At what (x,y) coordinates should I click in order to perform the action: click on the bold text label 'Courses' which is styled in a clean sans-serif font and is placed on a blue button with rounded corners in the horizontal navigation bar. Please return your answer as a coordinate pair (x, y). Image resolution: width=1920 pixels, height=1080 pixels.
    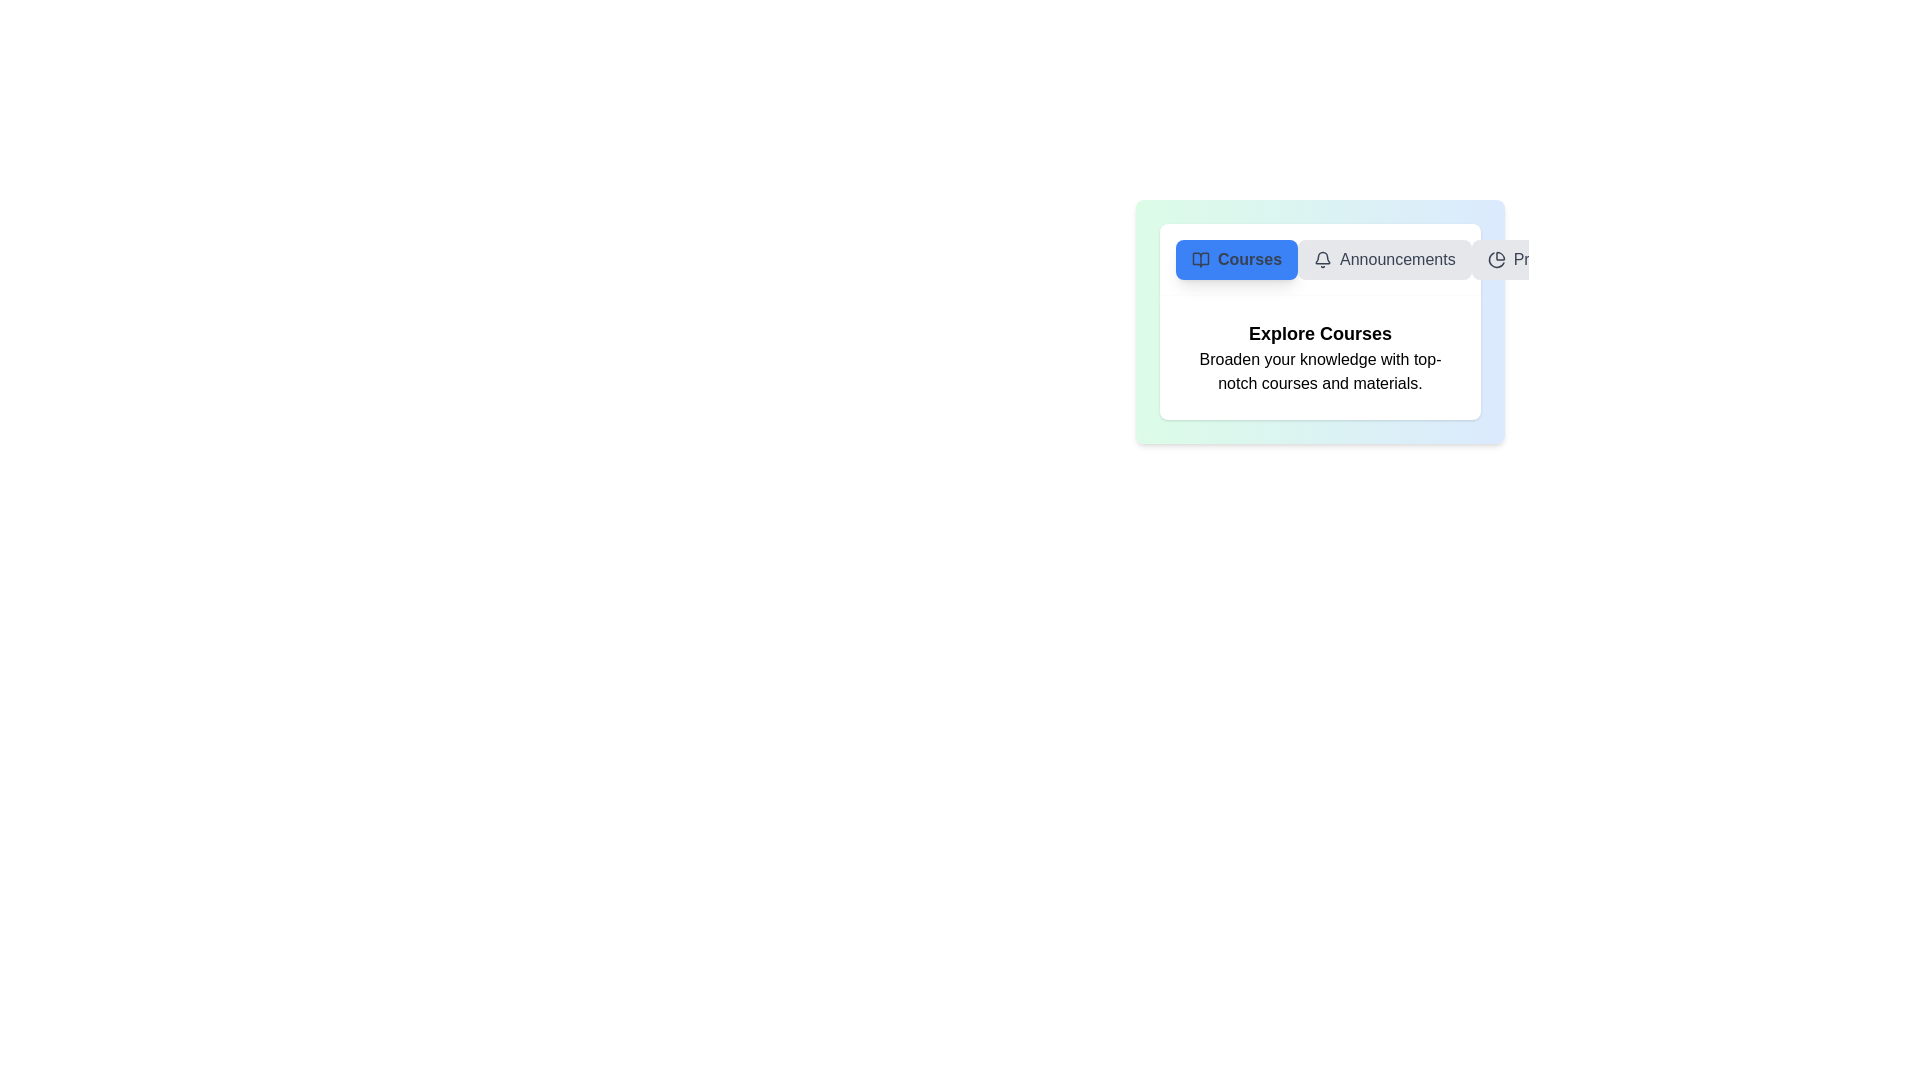
    Looking at the image, I should click on (1249, 258).